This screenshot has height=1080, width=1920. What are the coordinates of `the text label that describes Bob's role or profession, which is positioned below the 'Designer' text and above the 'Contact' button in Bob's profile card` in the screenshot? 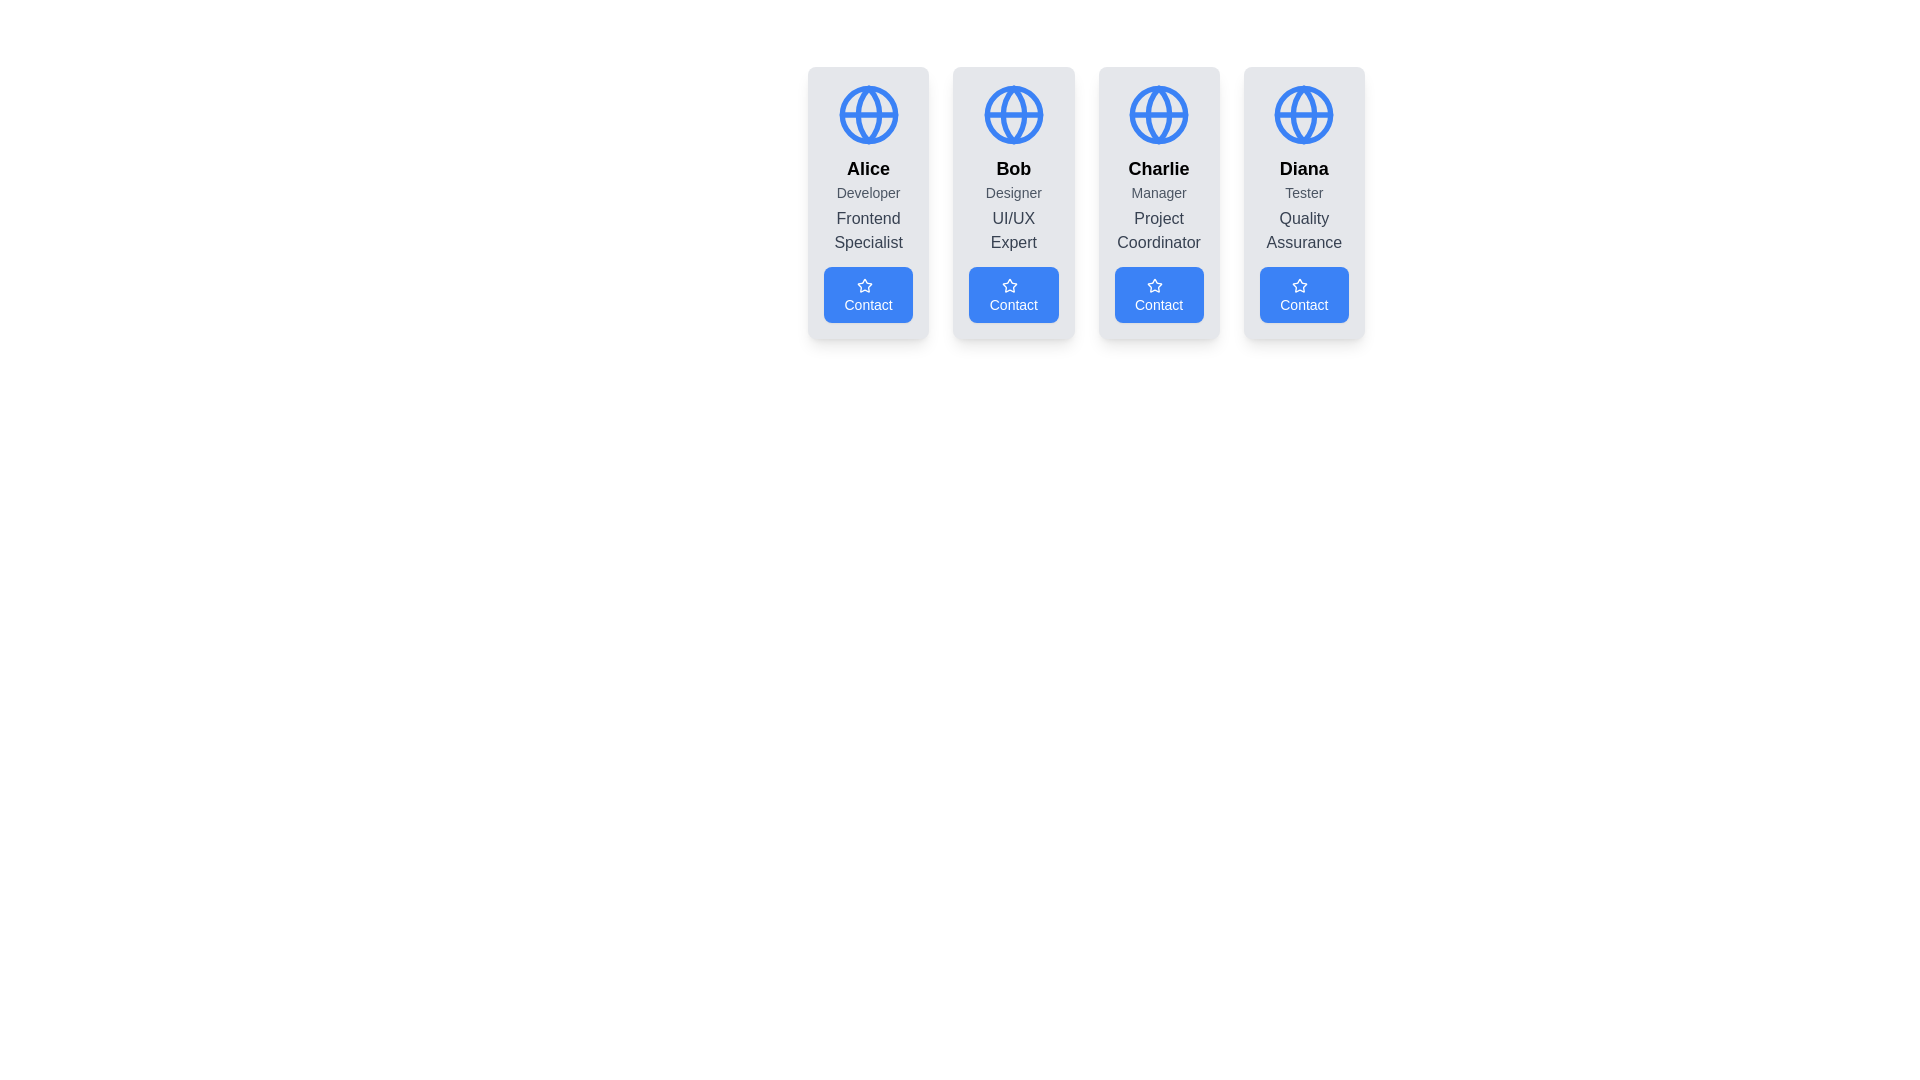 It's located at (1013, 230).